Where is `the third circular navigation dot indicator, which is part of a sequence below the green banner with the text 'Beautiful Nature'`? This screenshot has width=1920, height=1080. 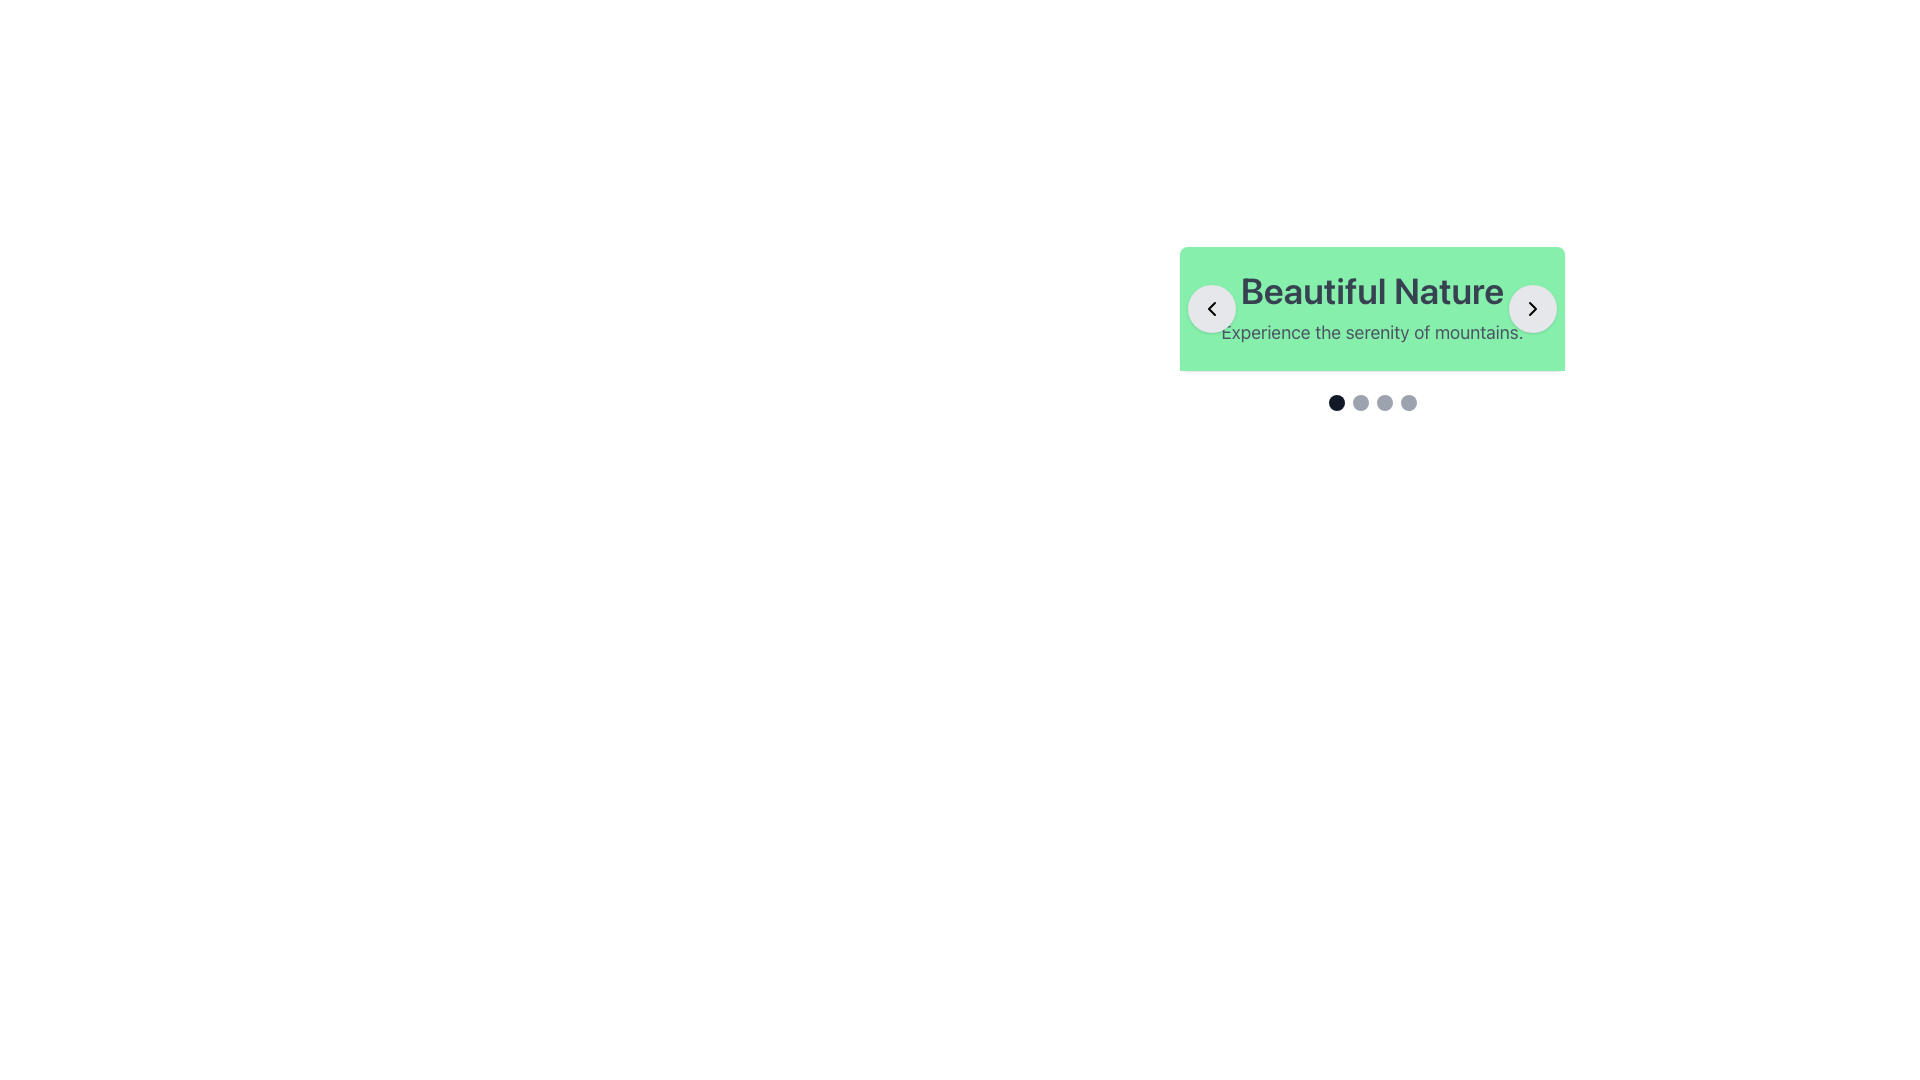 the third circular navigation dot indicator, which is part of a sequence below the green banner with the text 'Beautiful Nature' is located at coordinates (1383, 402).